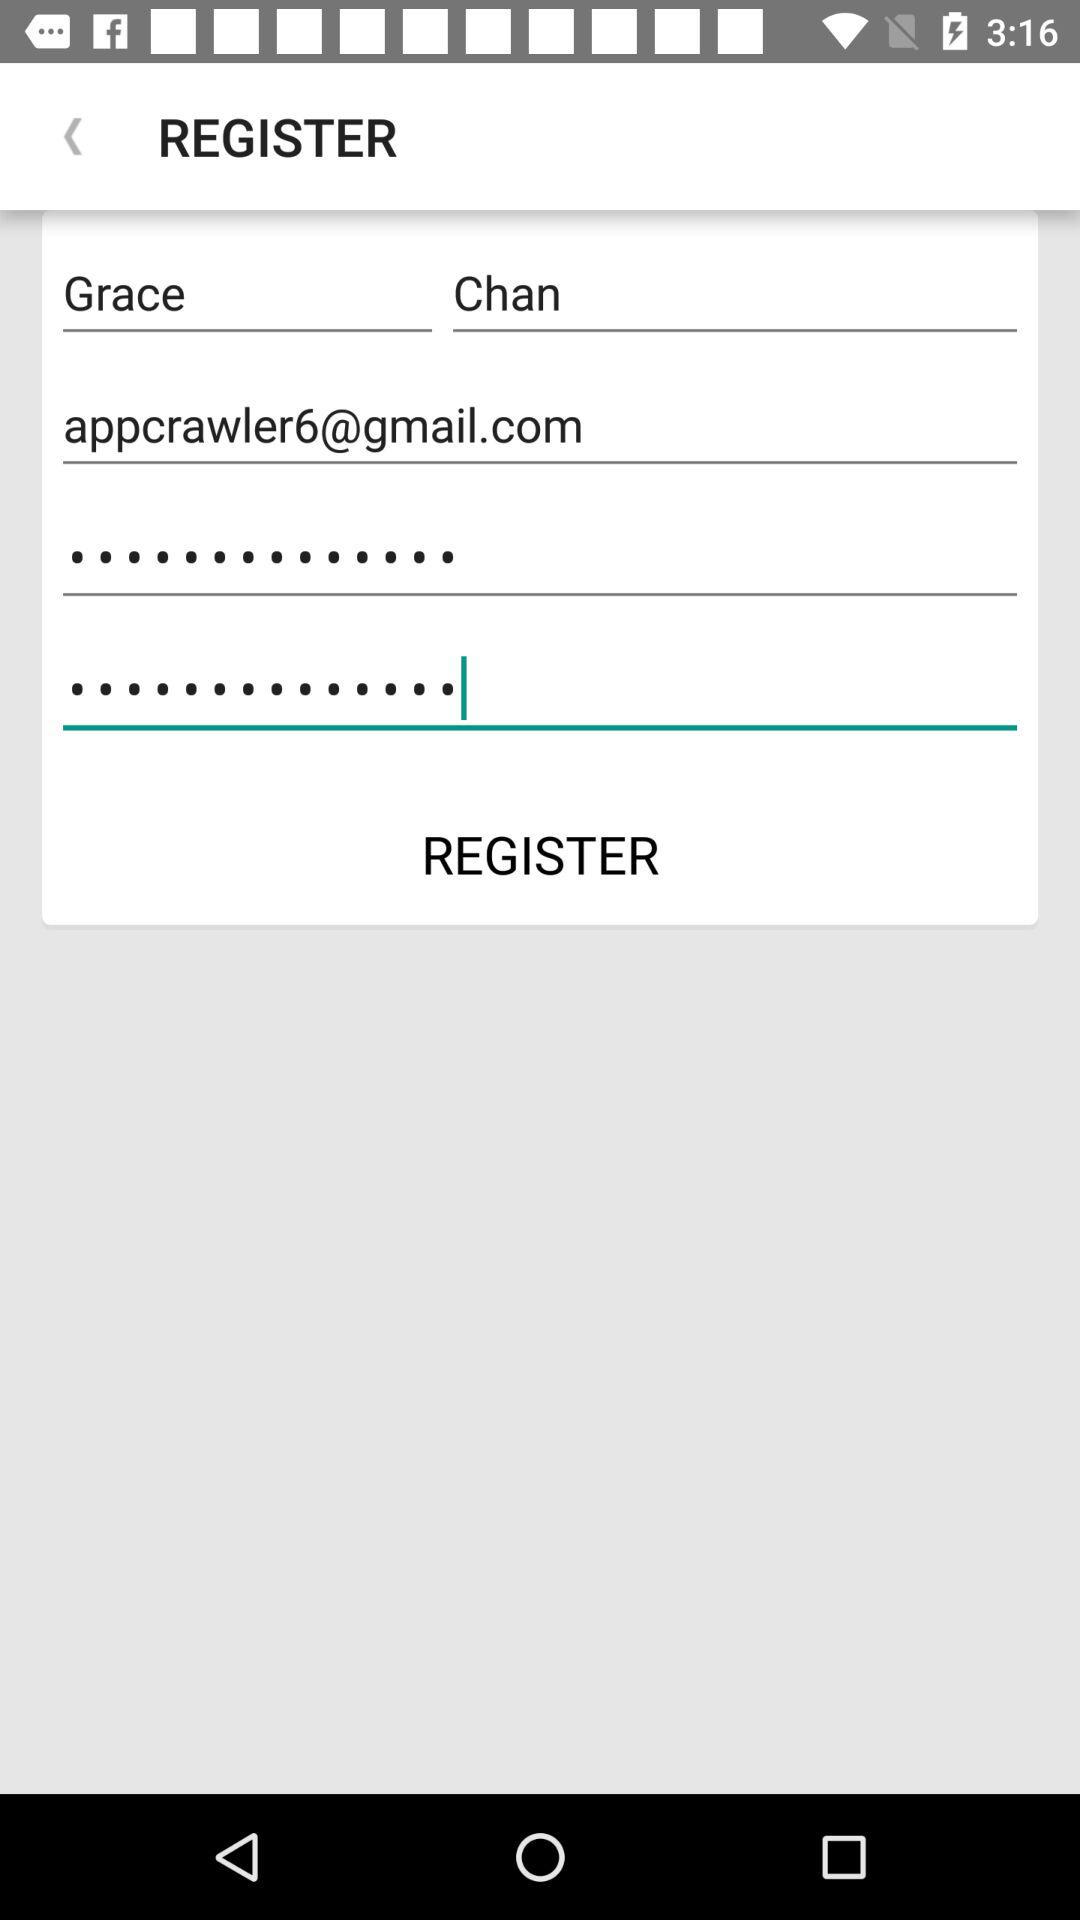  Describe the element at coordinates (72, 135) in the screenshot. I see `app next to register` at that location.